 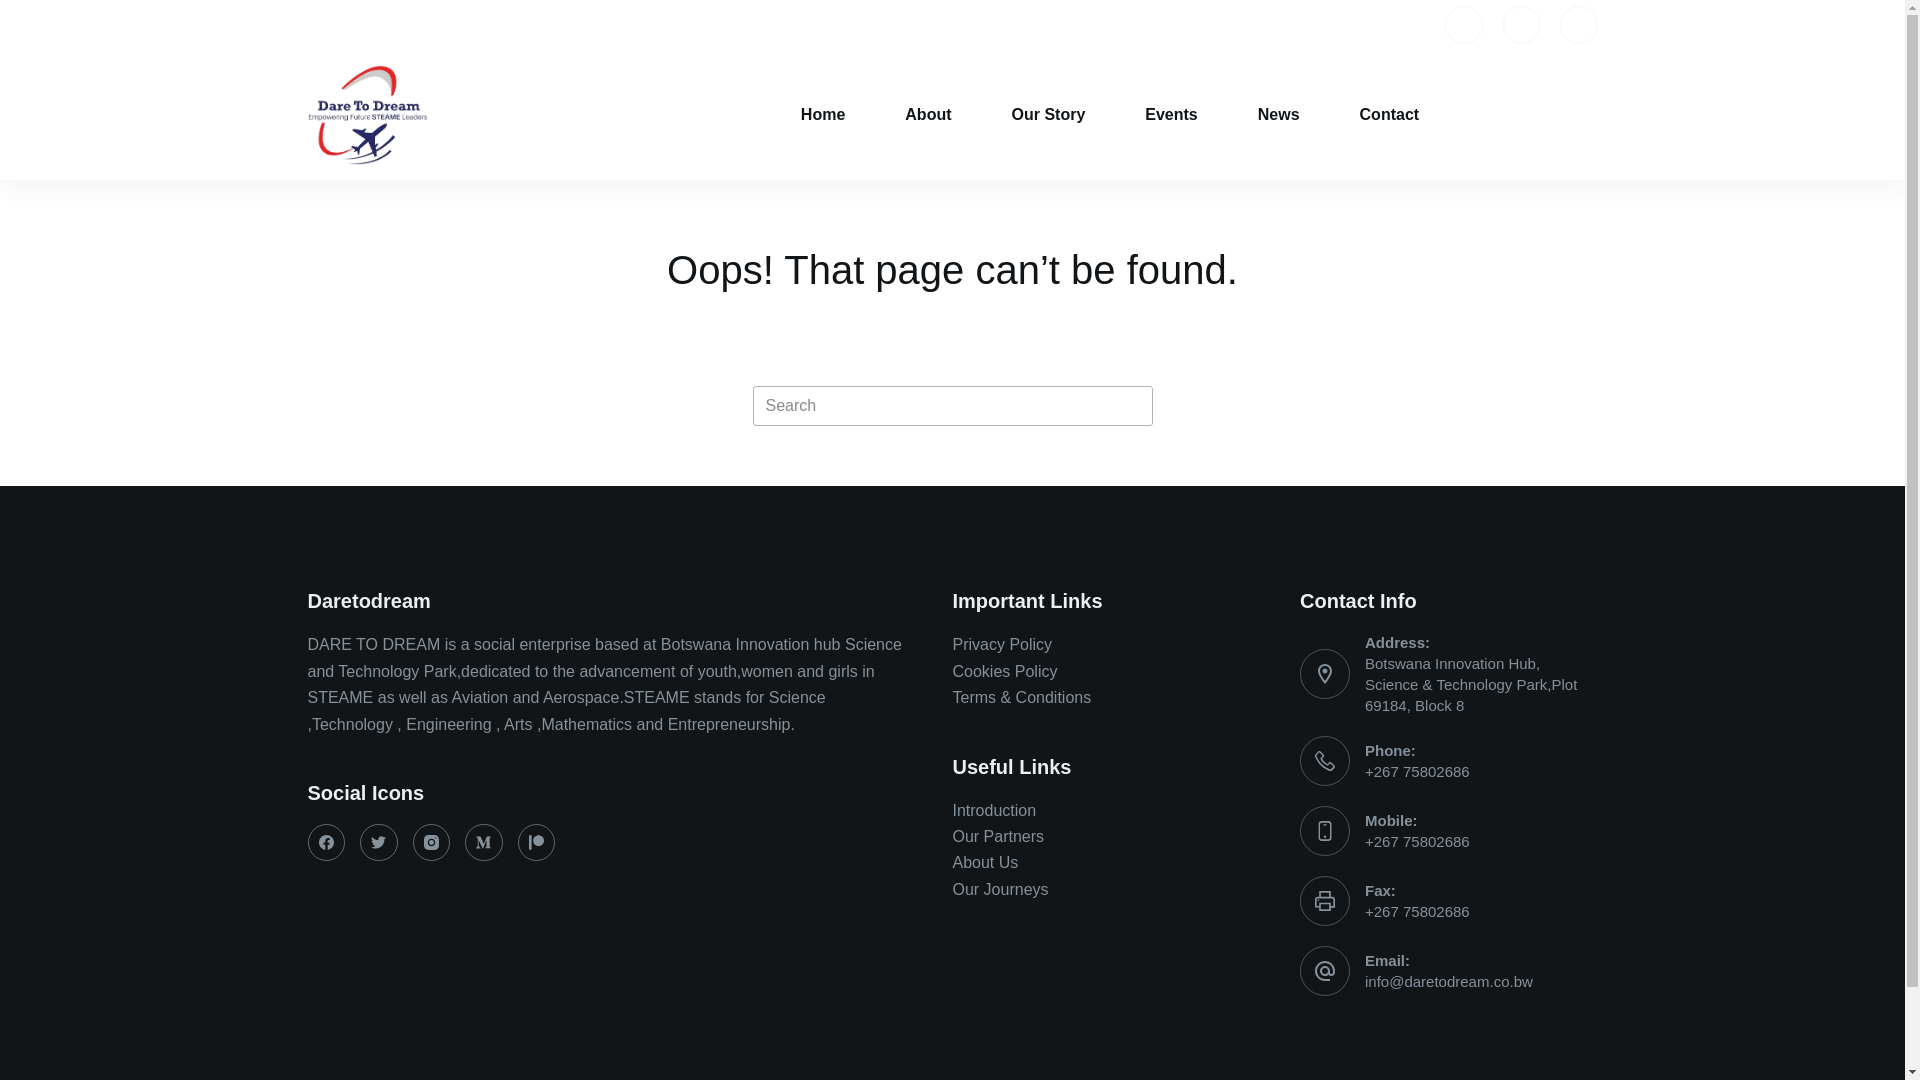 What do you see at coordinates (1449, 980) in the screenshot?
I see `'info@daretodream.co.bw'` at bounding box center [1449, 980].